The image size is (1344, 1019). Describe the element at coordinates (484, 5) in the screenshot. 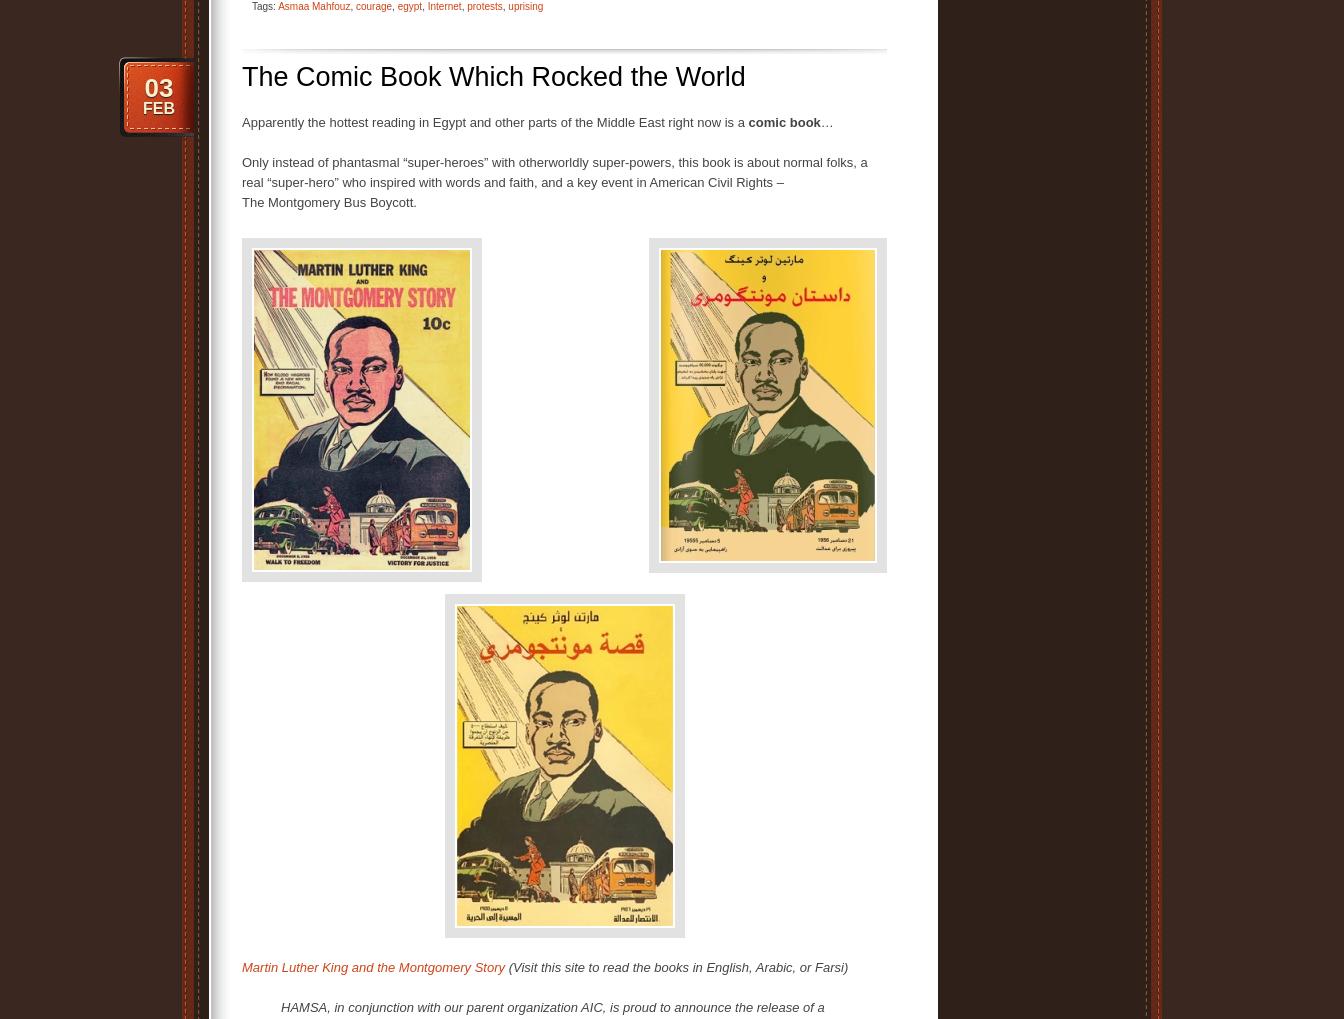

I see `'protests'` at that location.